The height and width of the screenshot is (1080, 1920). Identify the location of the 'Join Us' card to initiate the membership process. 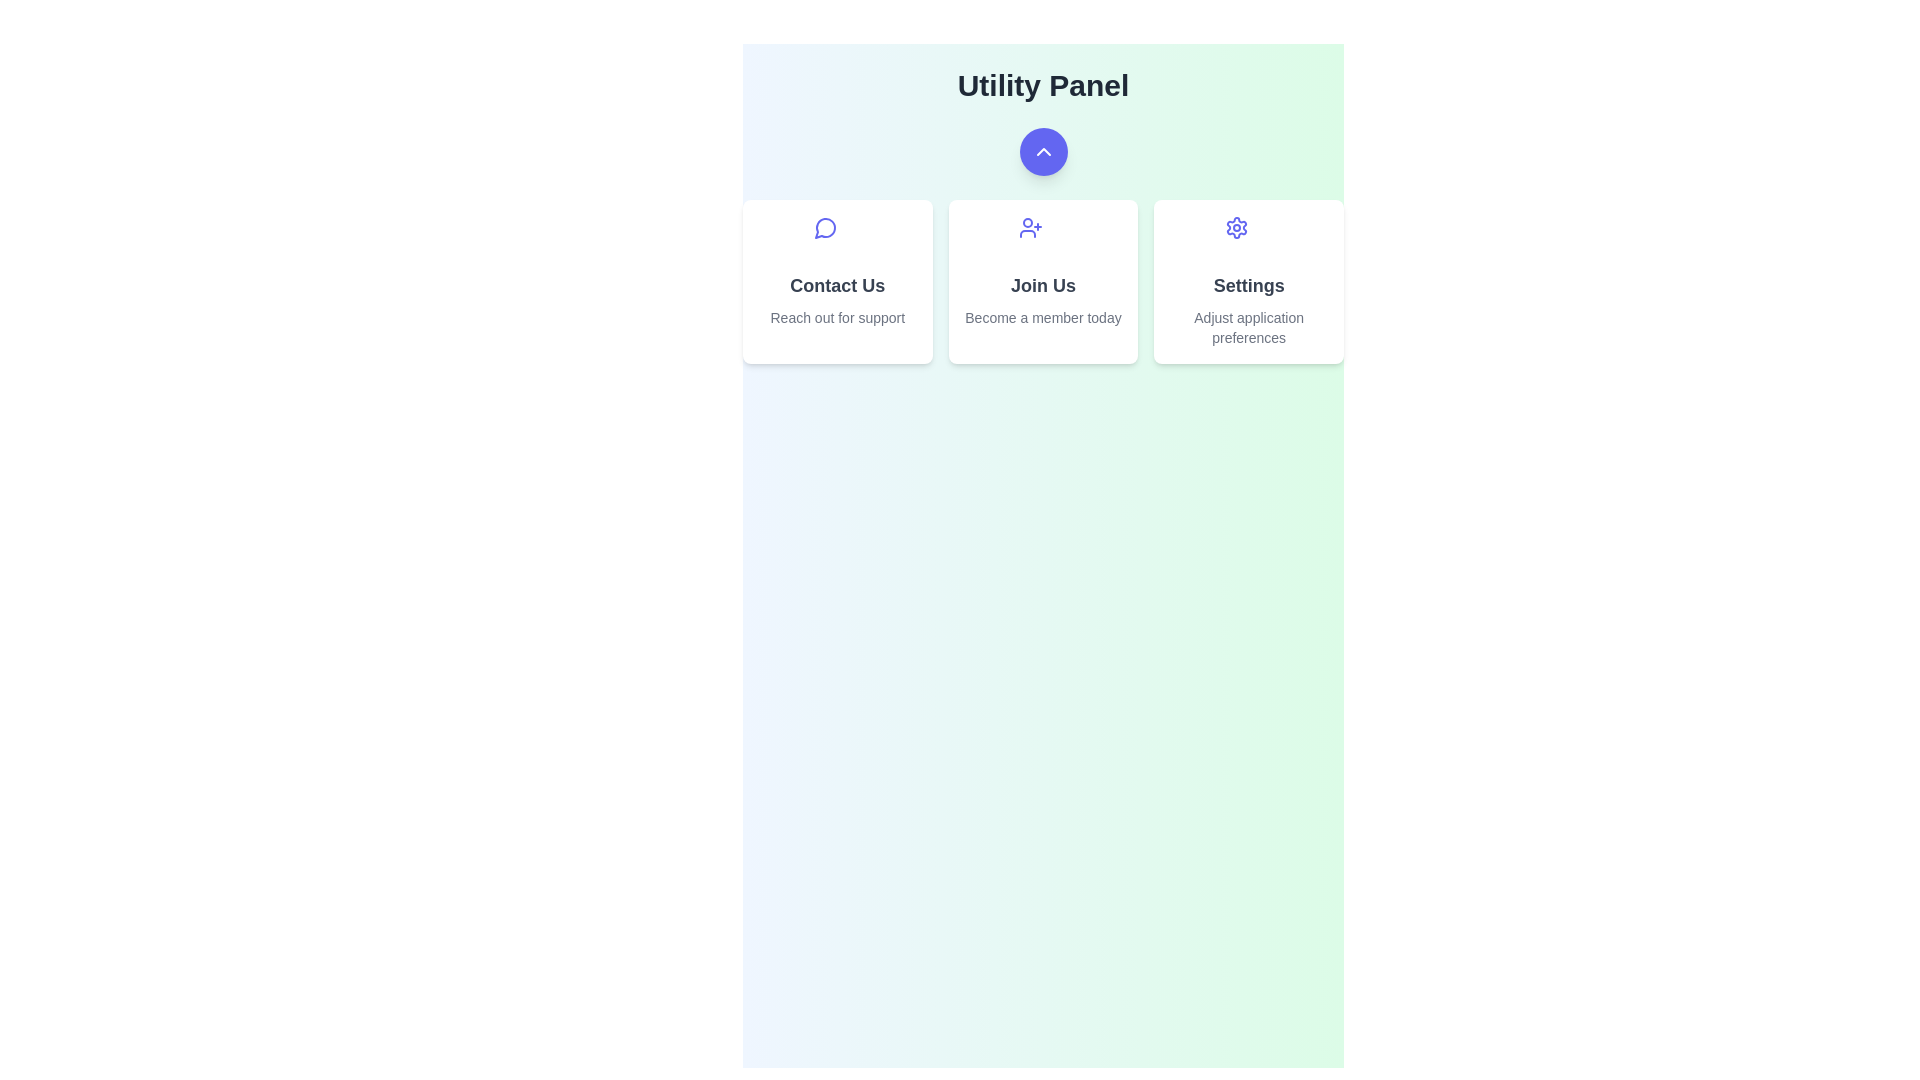
(1042, 281).